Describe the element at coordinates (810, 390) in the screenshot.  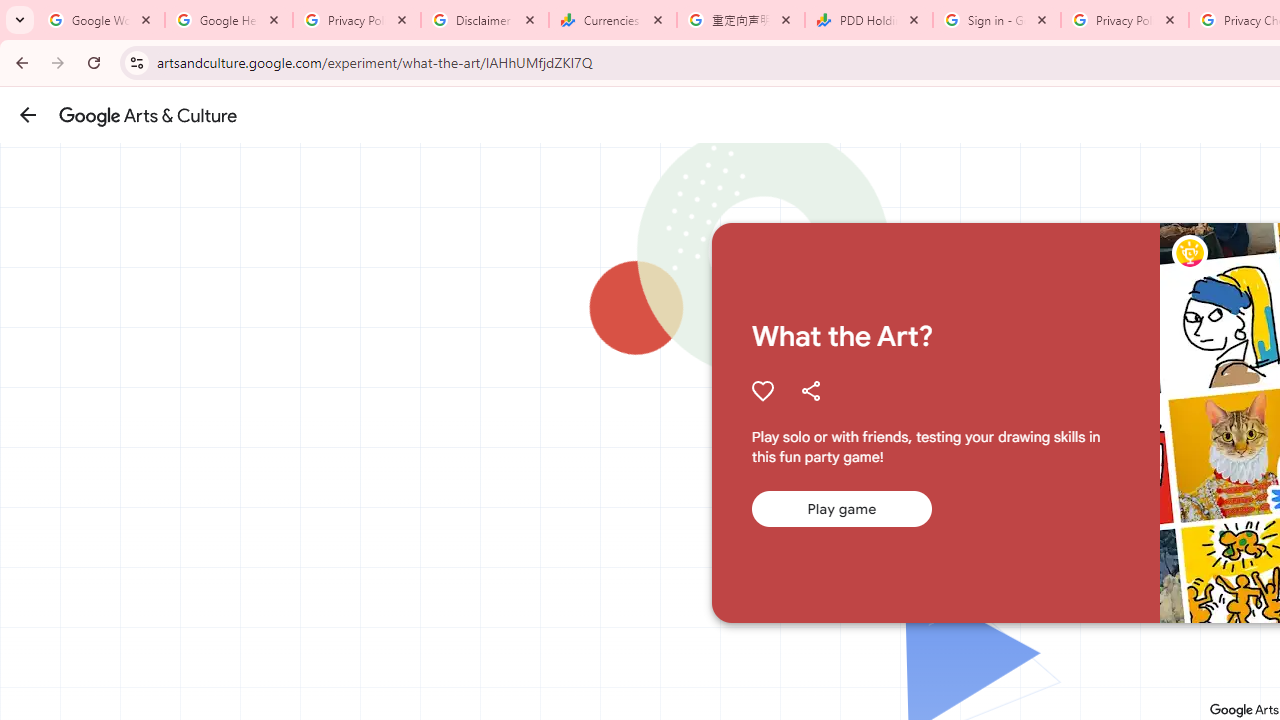
I see `'Share "What the Art?"'` at that location.